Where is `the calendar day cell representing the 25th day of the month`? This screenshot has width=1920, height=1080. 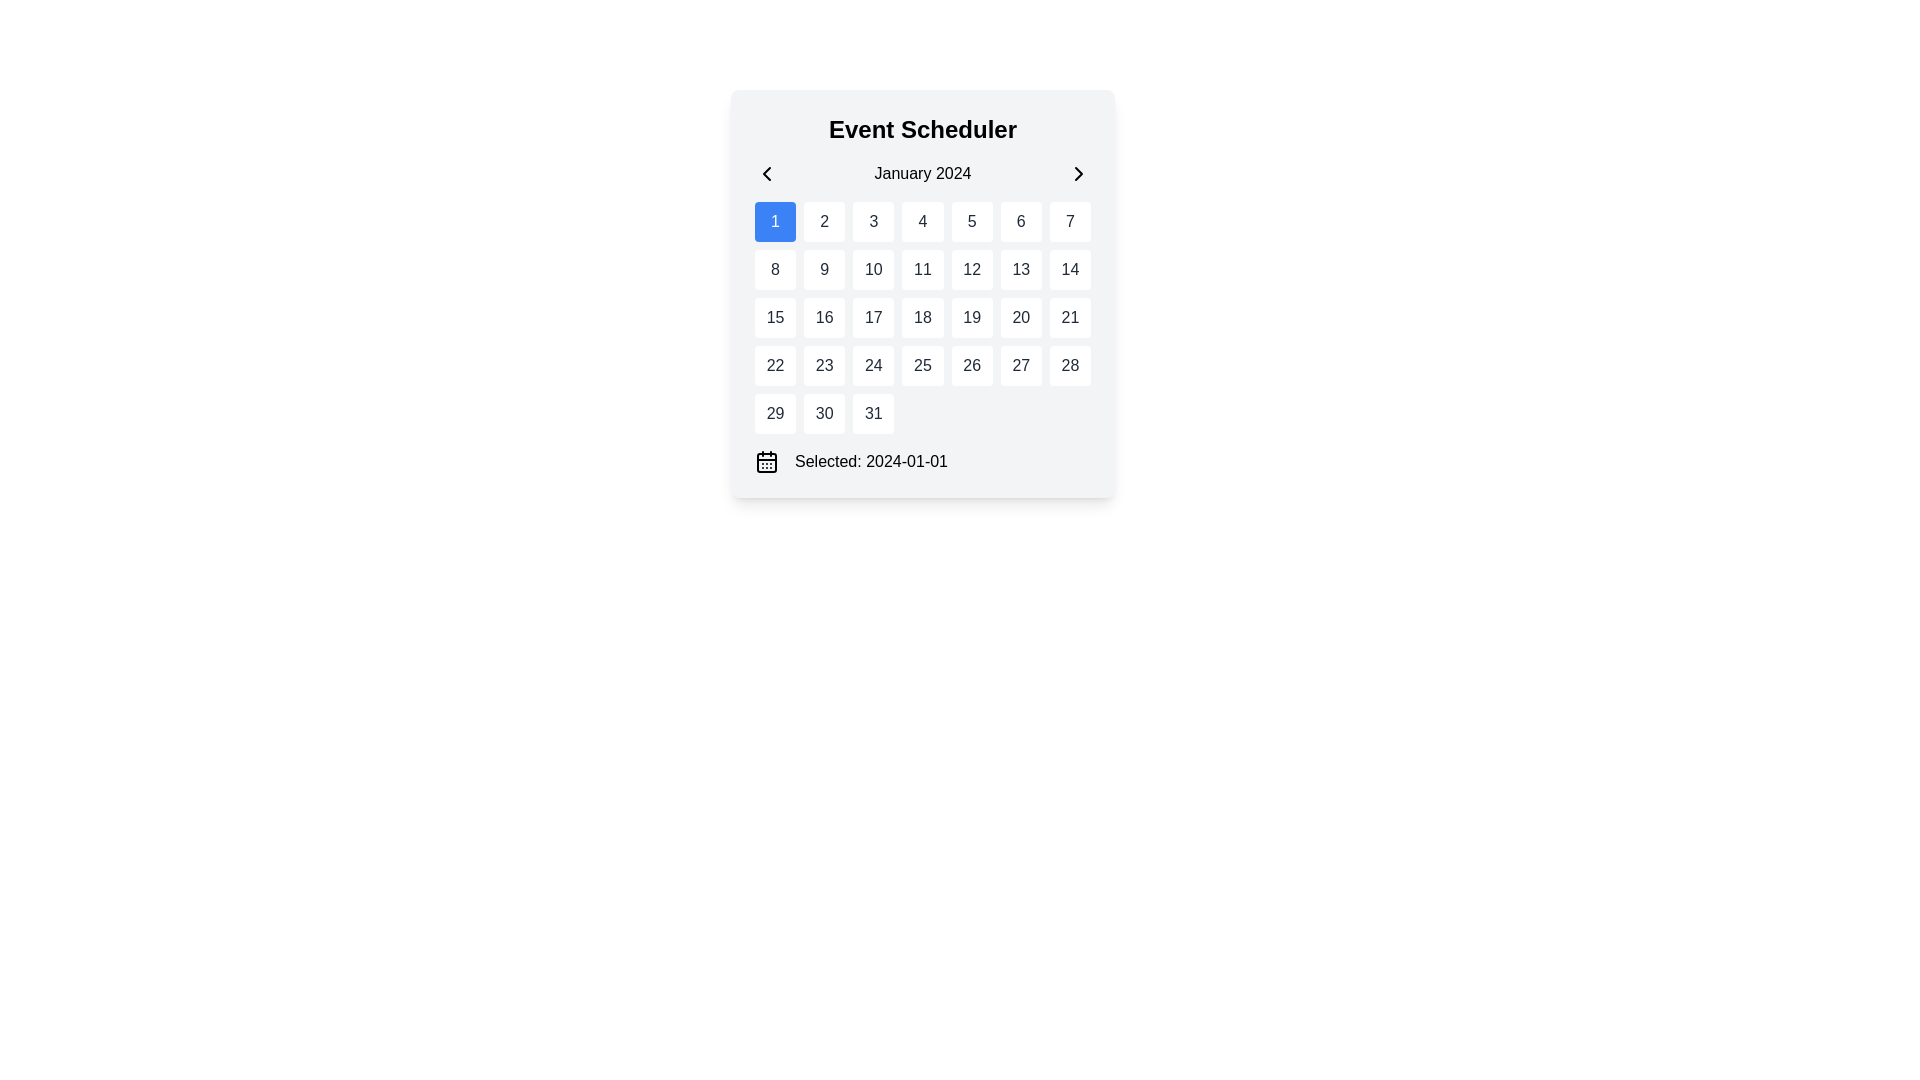
the calendar day cell representing the 25th day of the month is located at coordinates (920, 366).